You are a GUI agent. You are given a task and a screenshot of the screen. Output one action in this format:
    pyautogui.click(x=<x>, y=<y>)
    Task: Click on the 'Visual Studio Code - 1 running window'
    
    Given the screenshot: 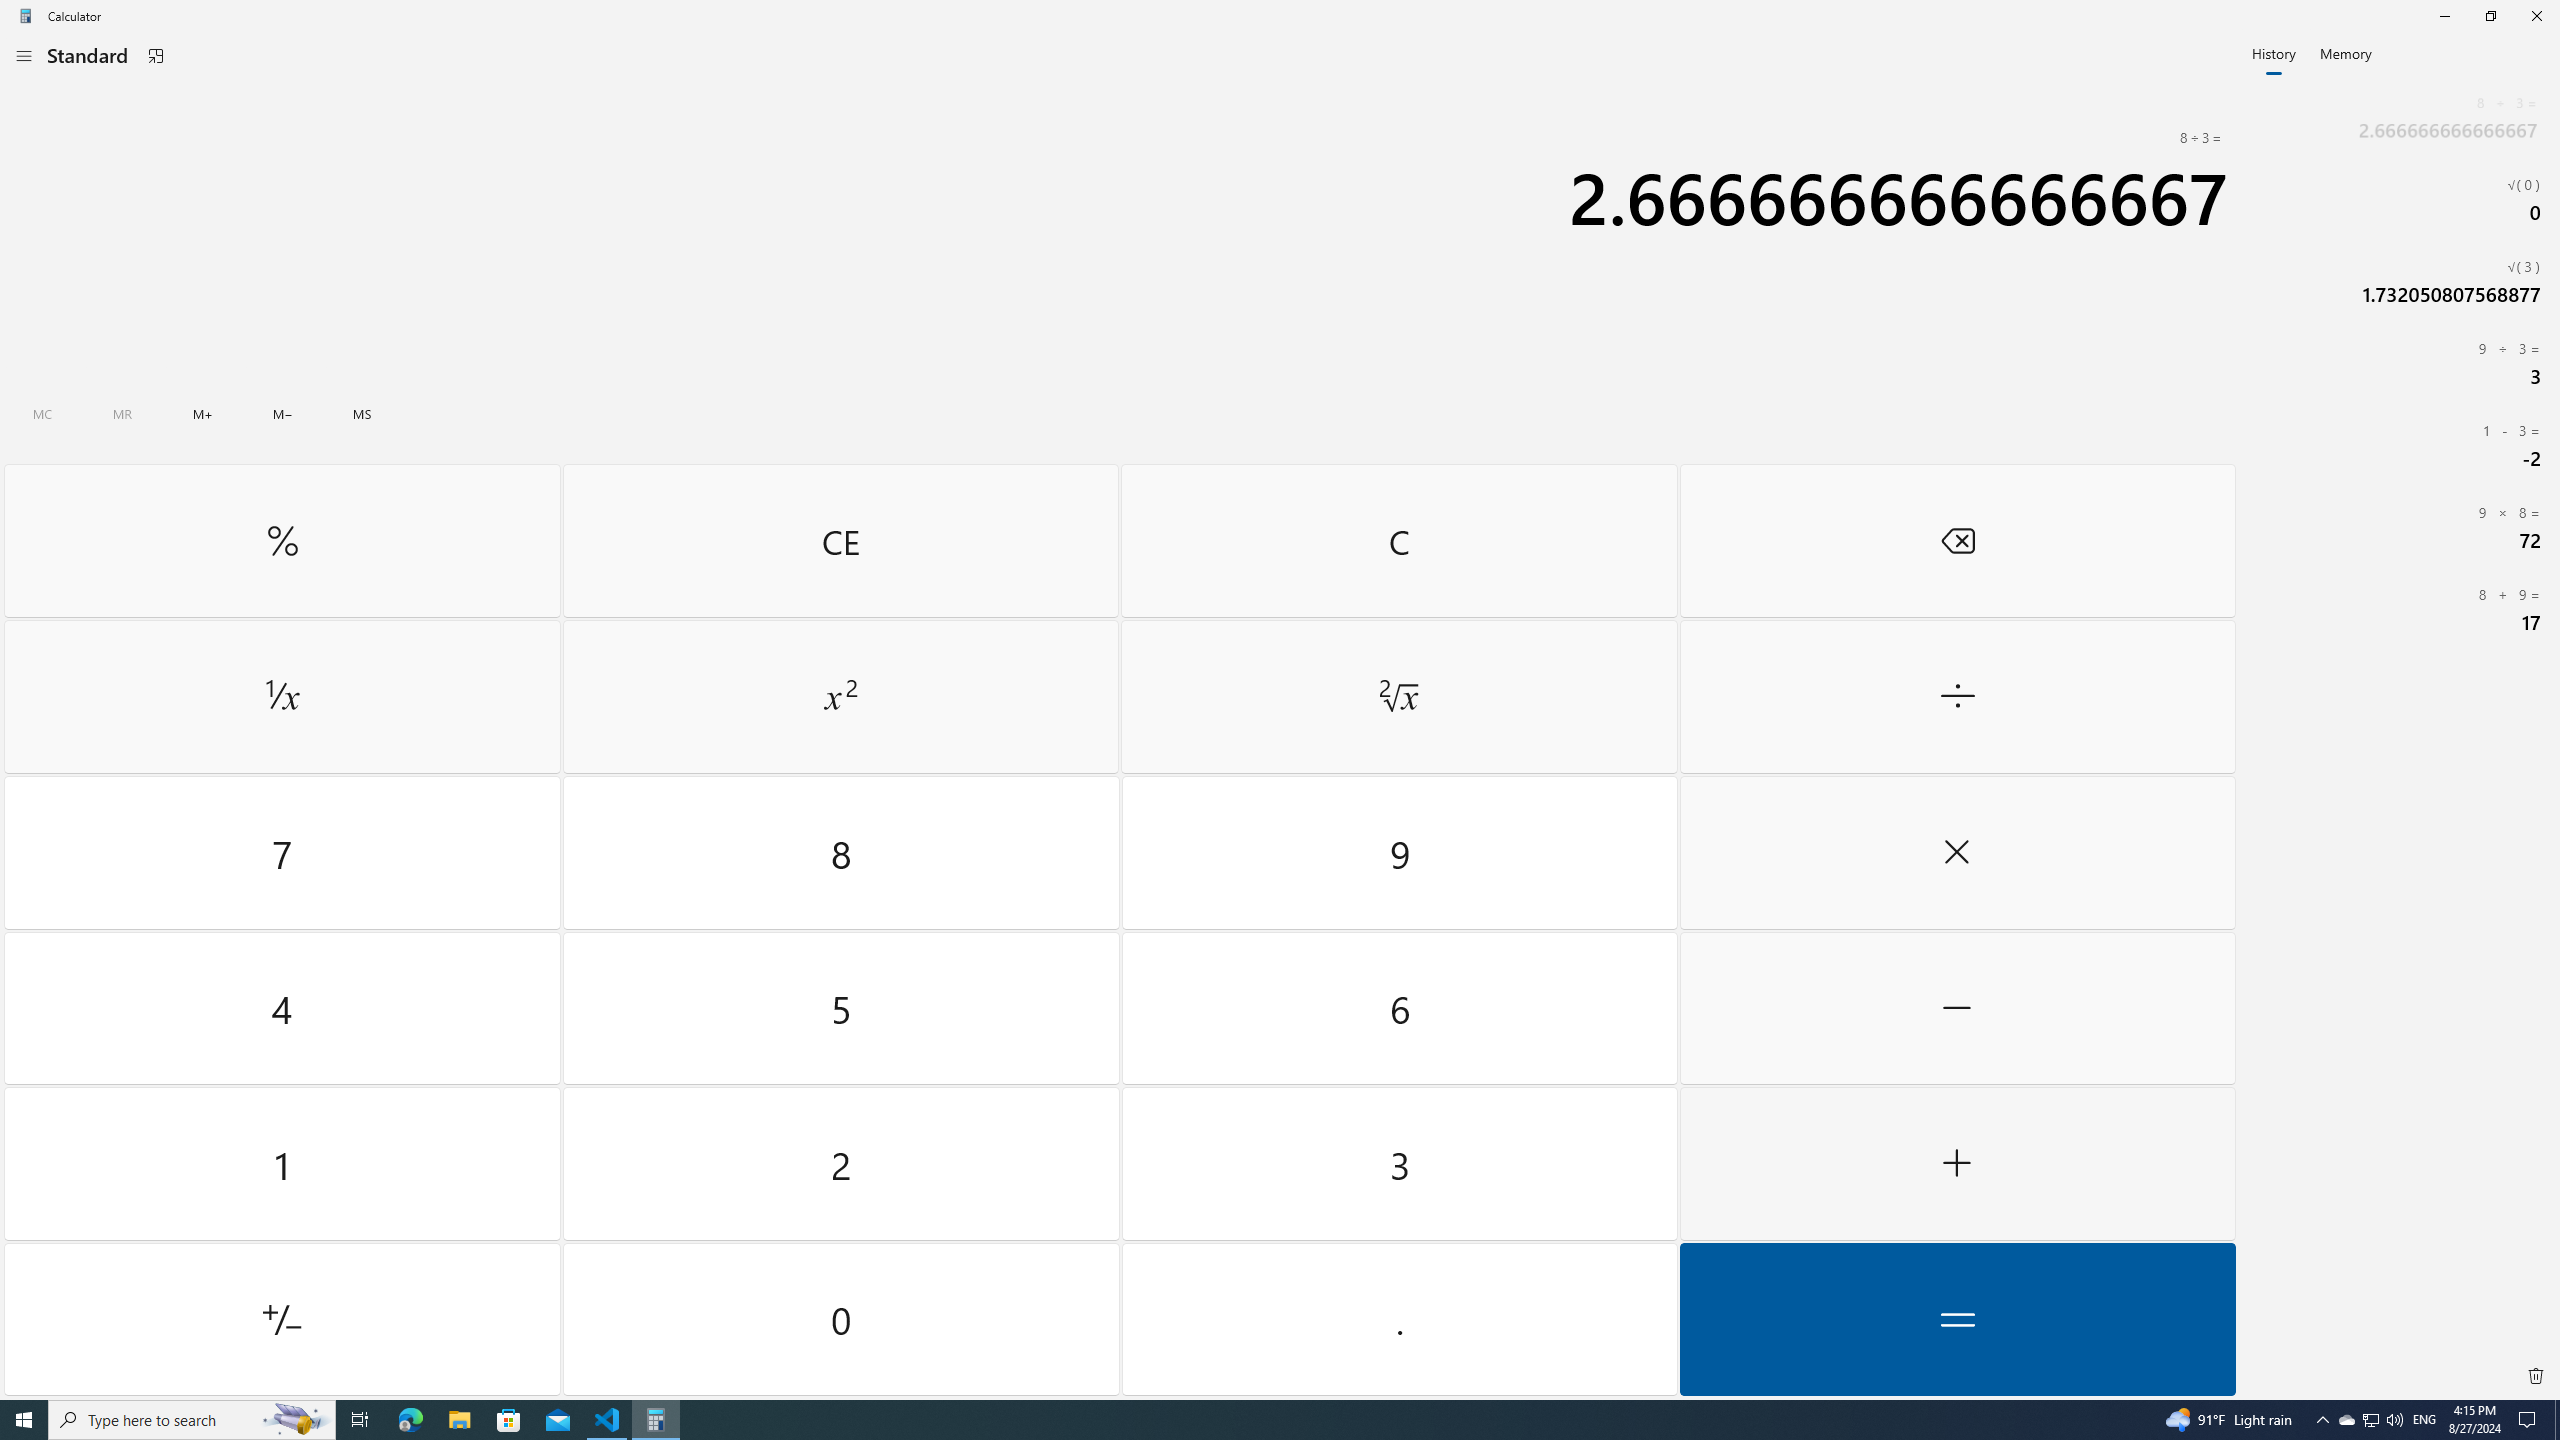 What is the action you would take?
    pyautogui.click(x=607, y=1418)
    